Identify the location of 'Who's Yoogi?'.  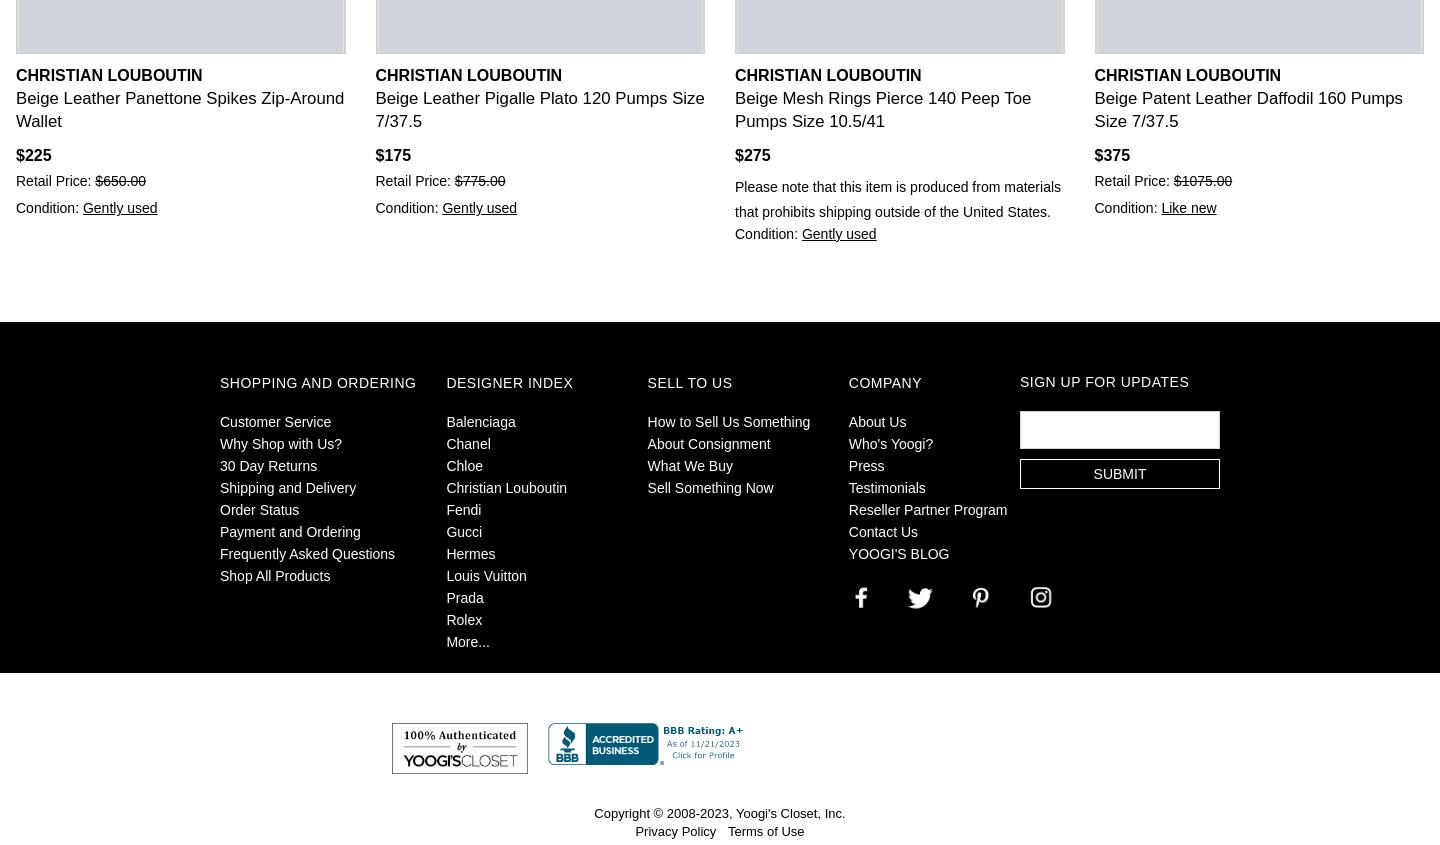
(889, 443).